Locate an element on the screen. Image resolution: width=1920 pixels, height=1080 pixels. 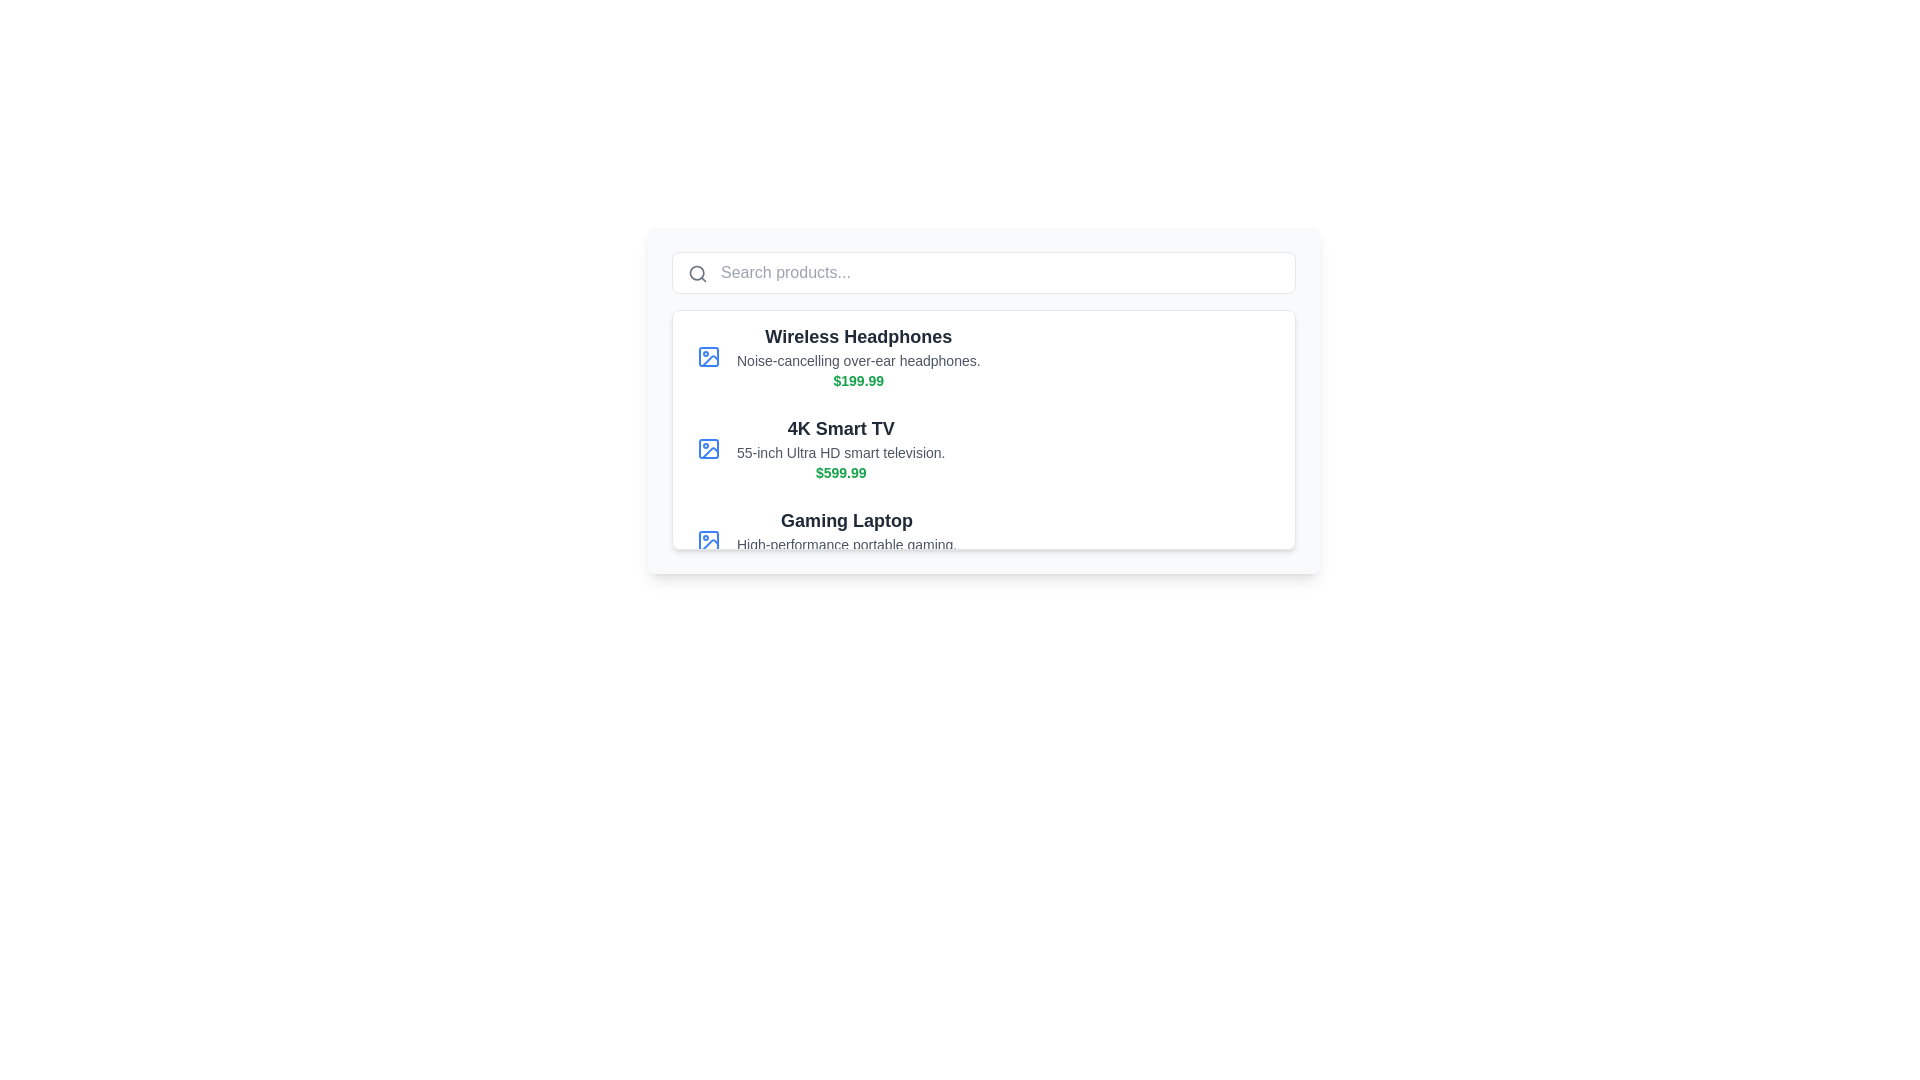
the icon for the '4K Smart TV' product listing, which is positioned to the far left of the content block and aligned vertically with the product title is located at coordinates (709, 447).